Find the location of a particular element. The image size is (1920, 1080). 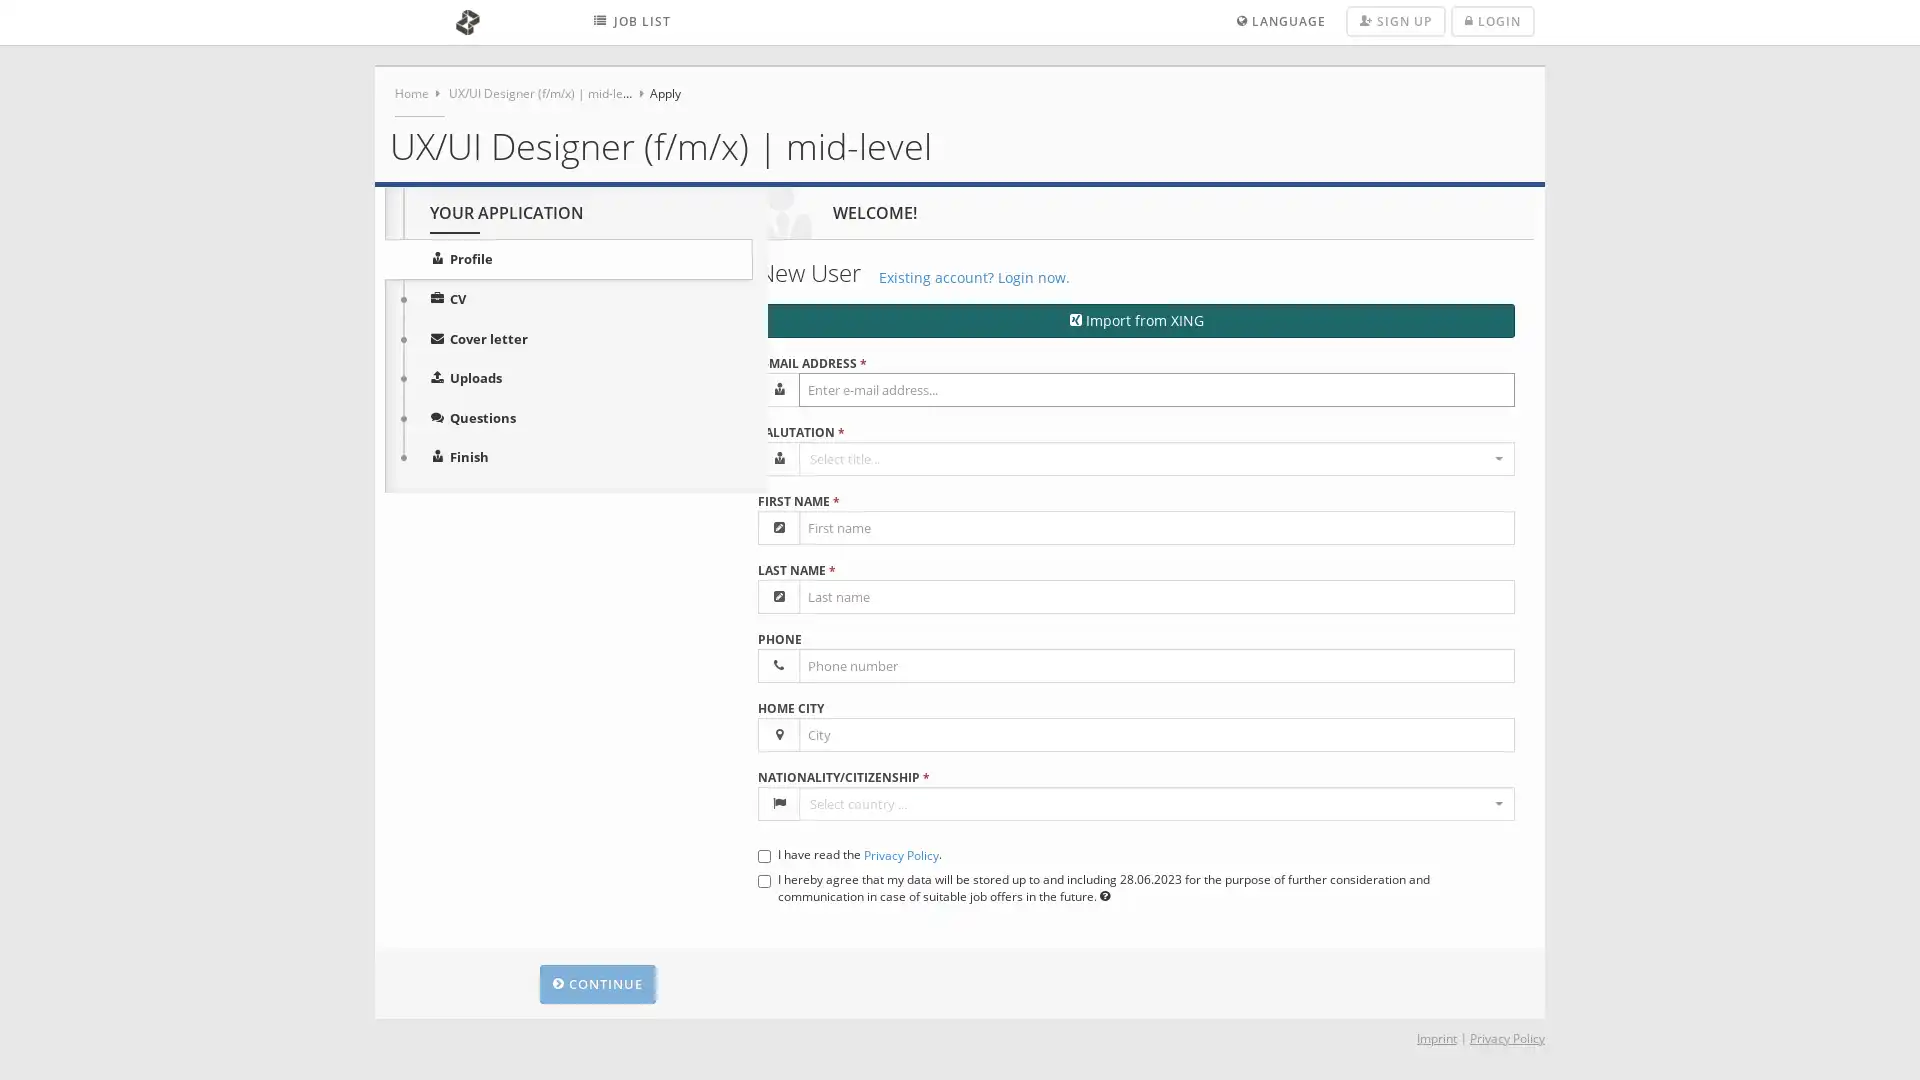

Existing account? Login now. is located at coordinates (605, 277).